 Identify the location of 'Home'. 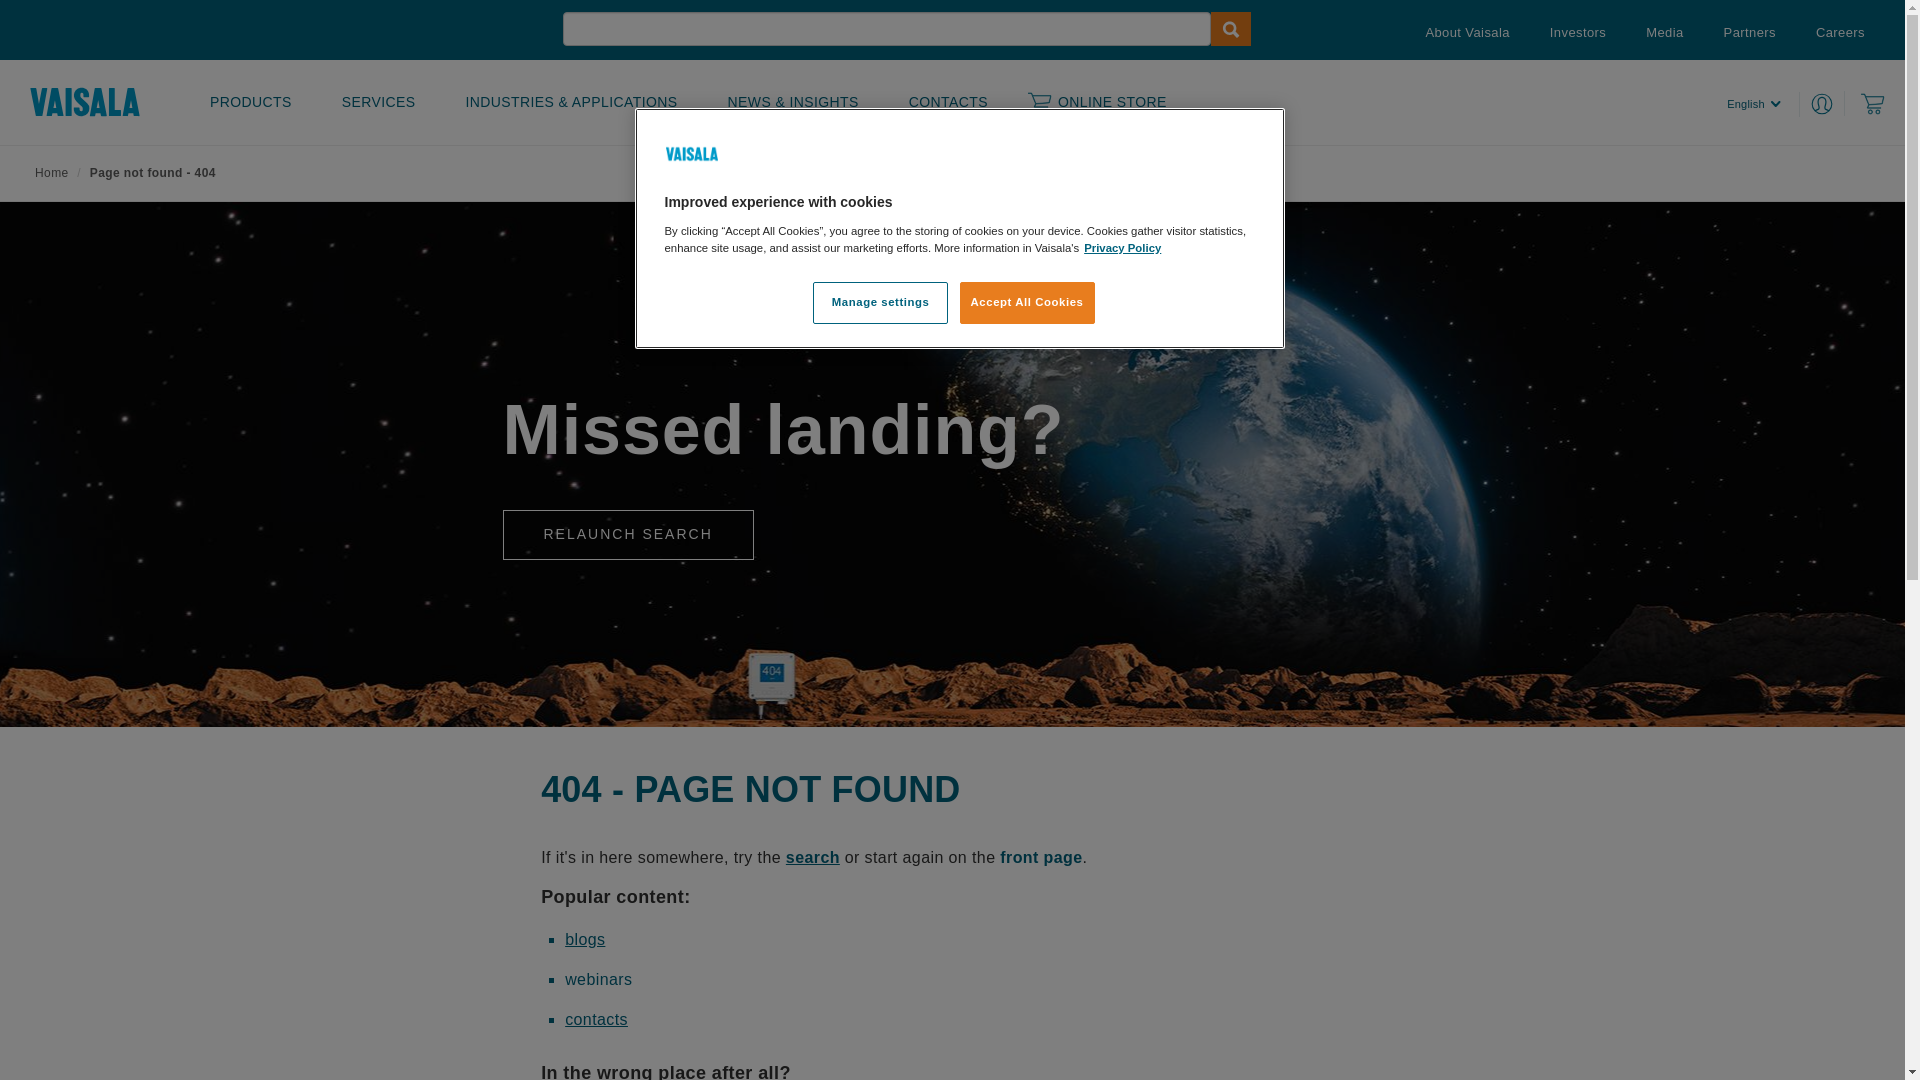
(29, 101).